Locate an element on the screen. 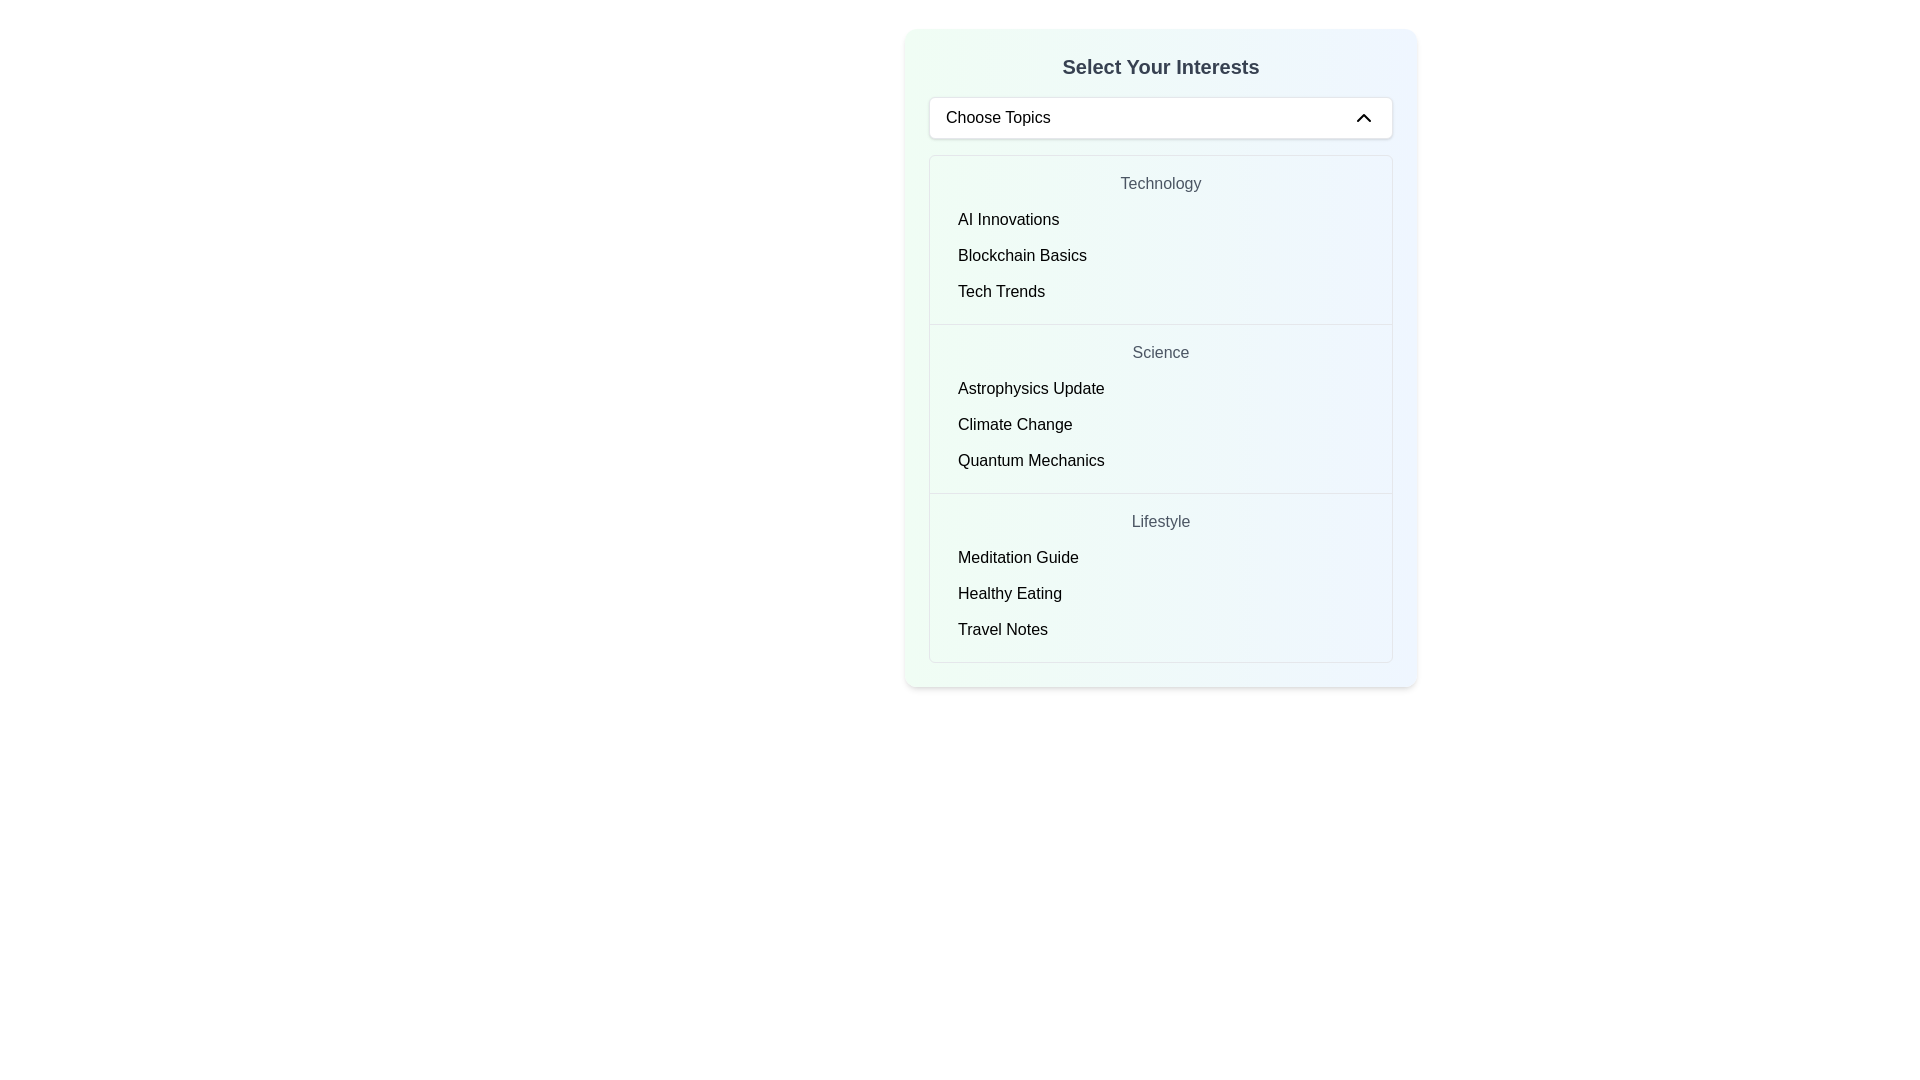  the second selectable list item for the topic 'Healthy Eating' located under the 'Lifestyle' section is located at coordinates (1161, 593).